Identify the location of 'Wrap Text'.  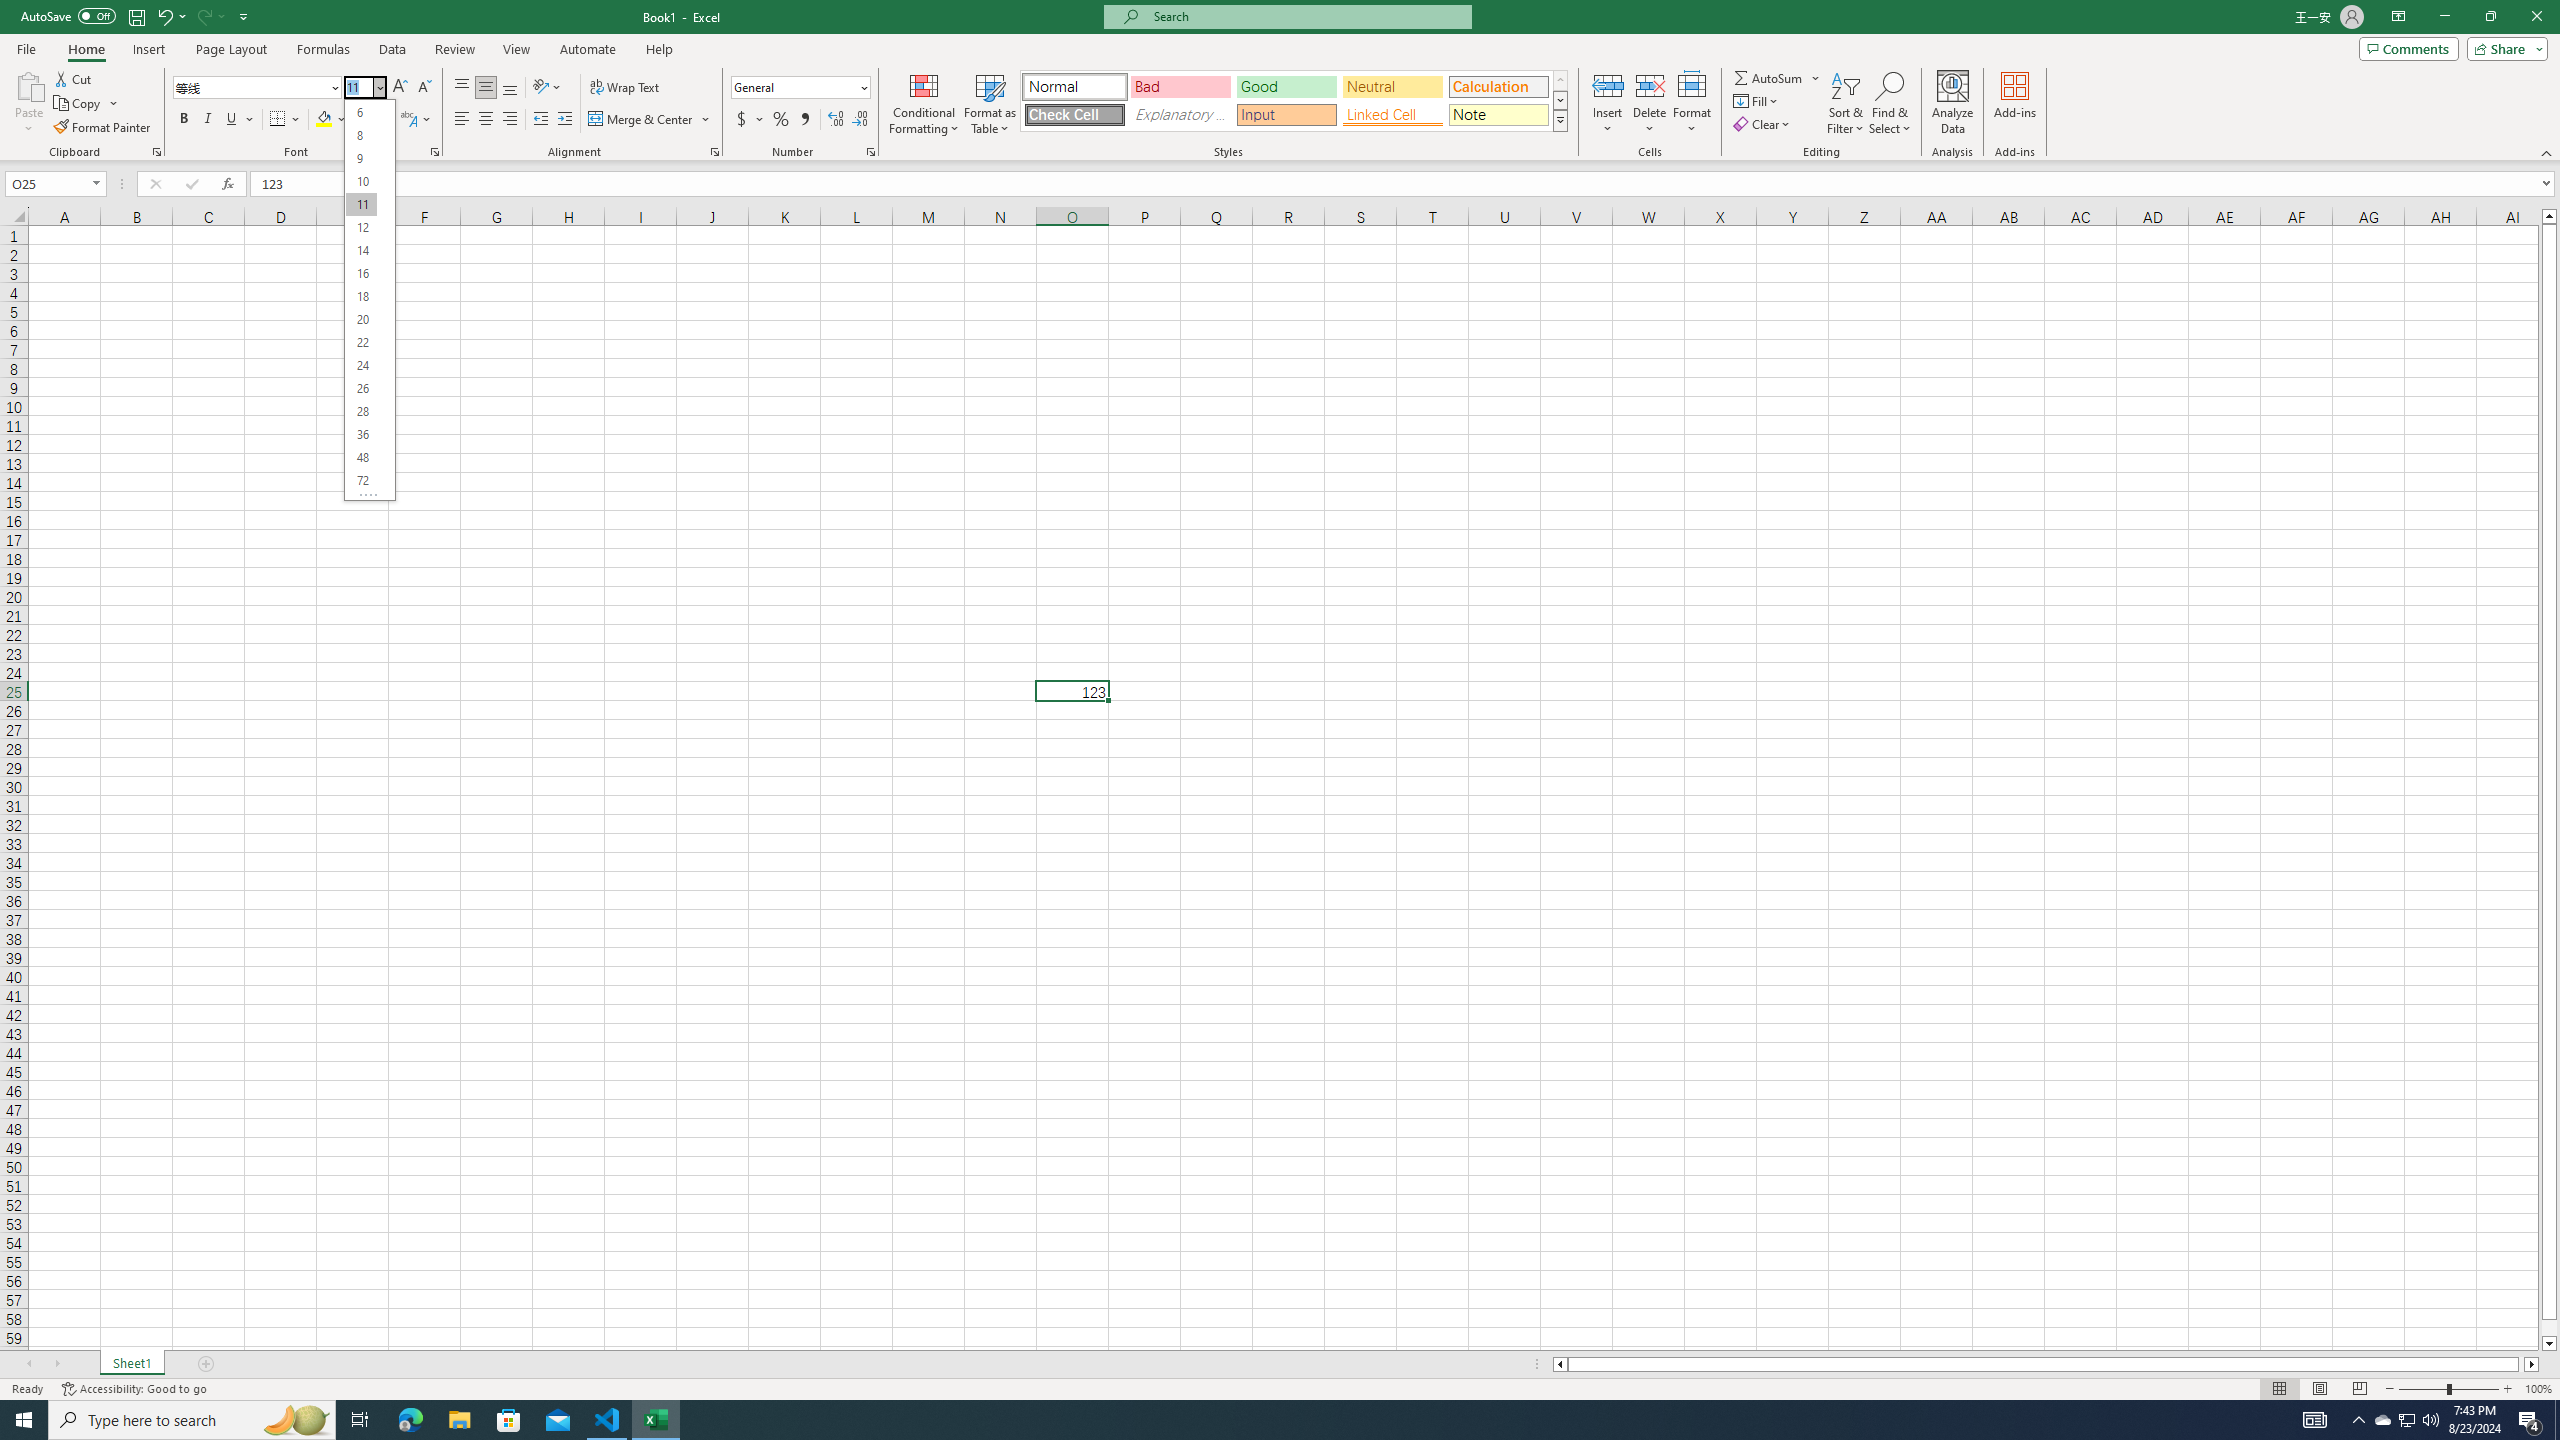
(624, 87).